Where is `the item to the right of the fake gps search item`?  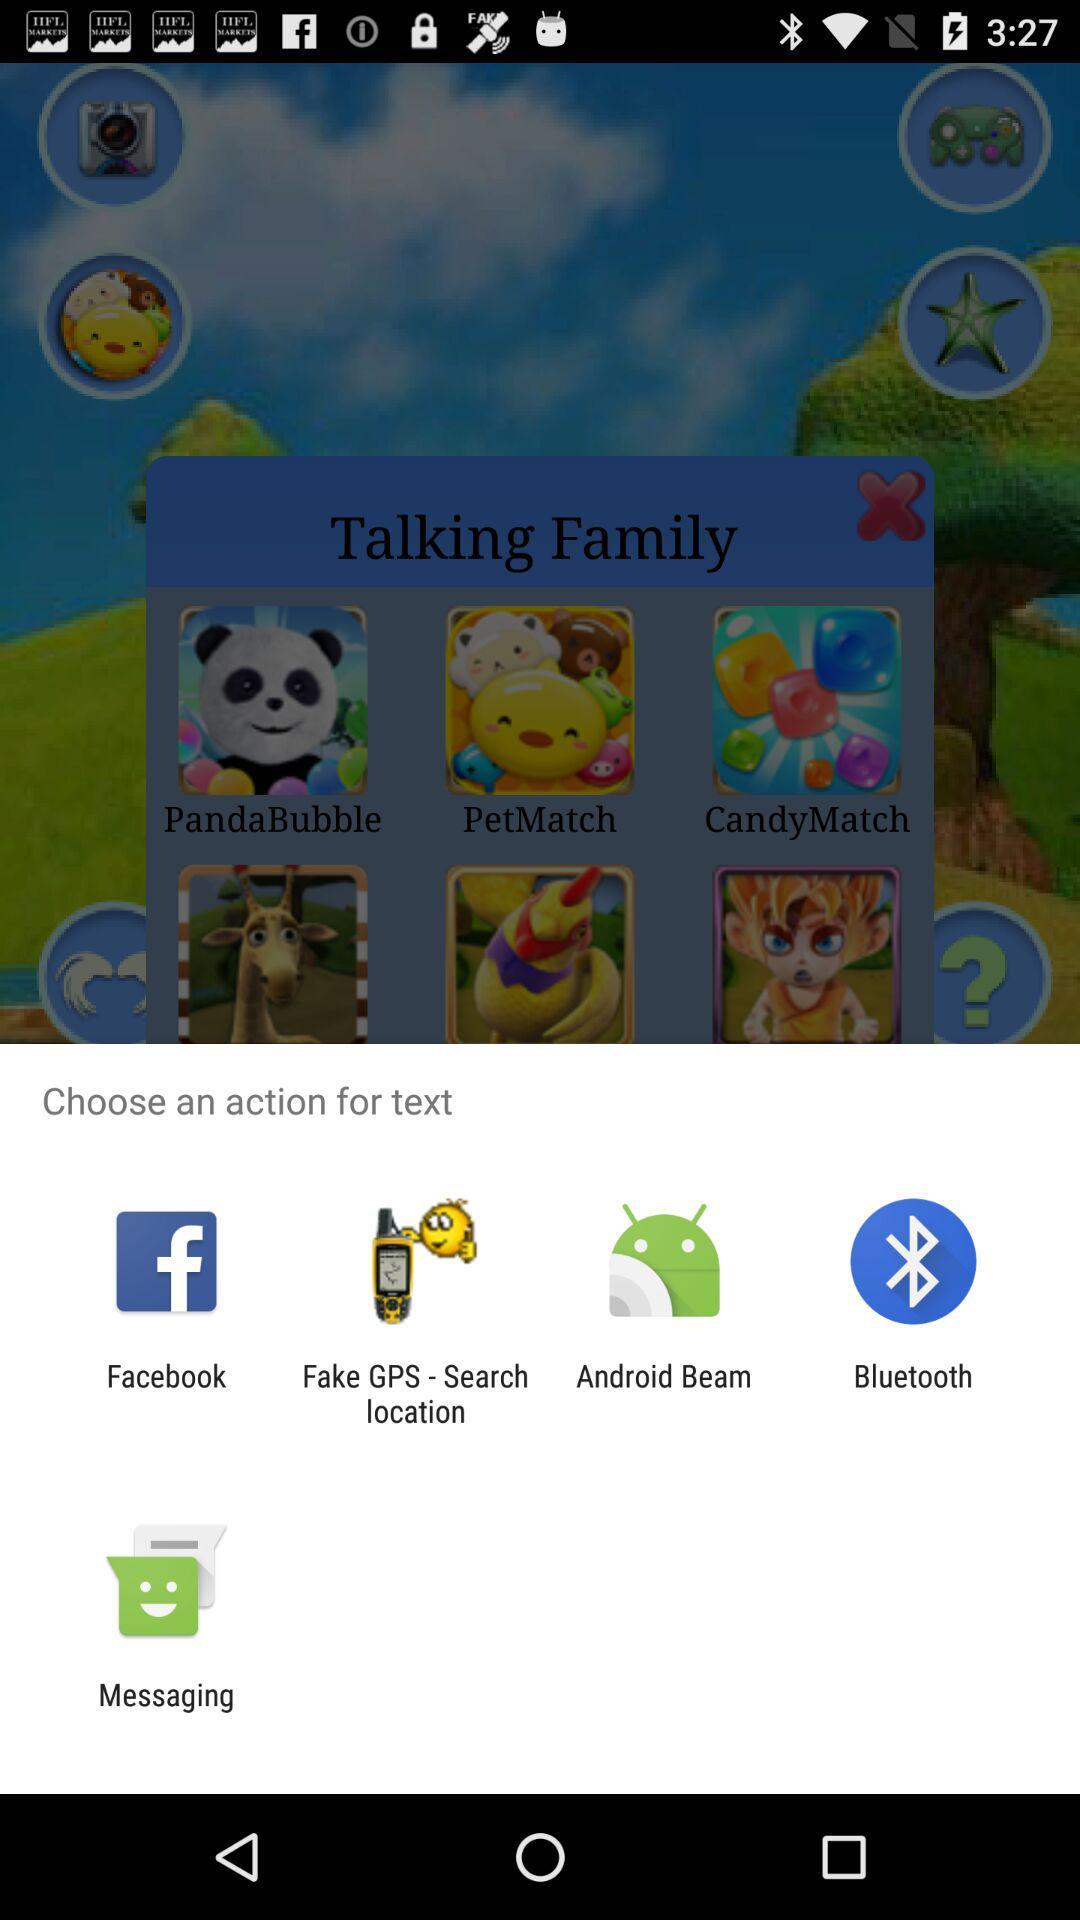
the item to the right of the fake gps search item is located at coordinates (664, 1392).